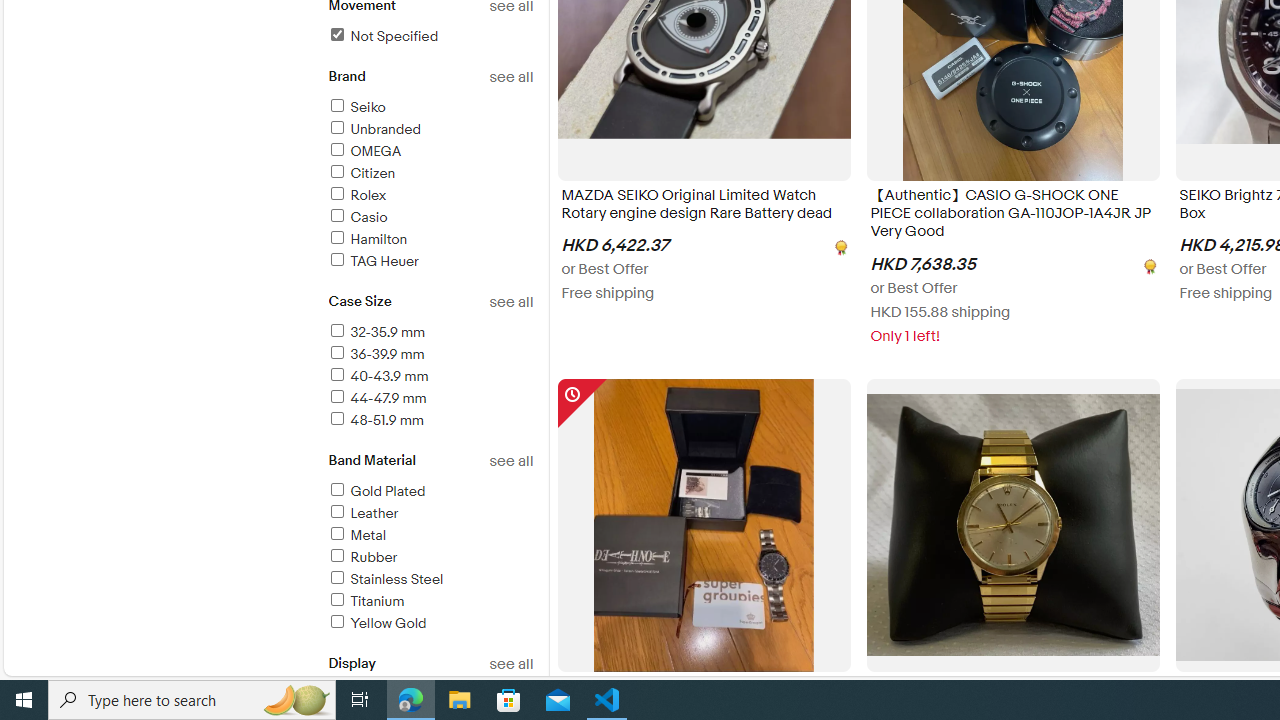  What do you see at coordinates (429, 513) in the screenshot?
I see `'Leather'` at bounding box center [429, 513].